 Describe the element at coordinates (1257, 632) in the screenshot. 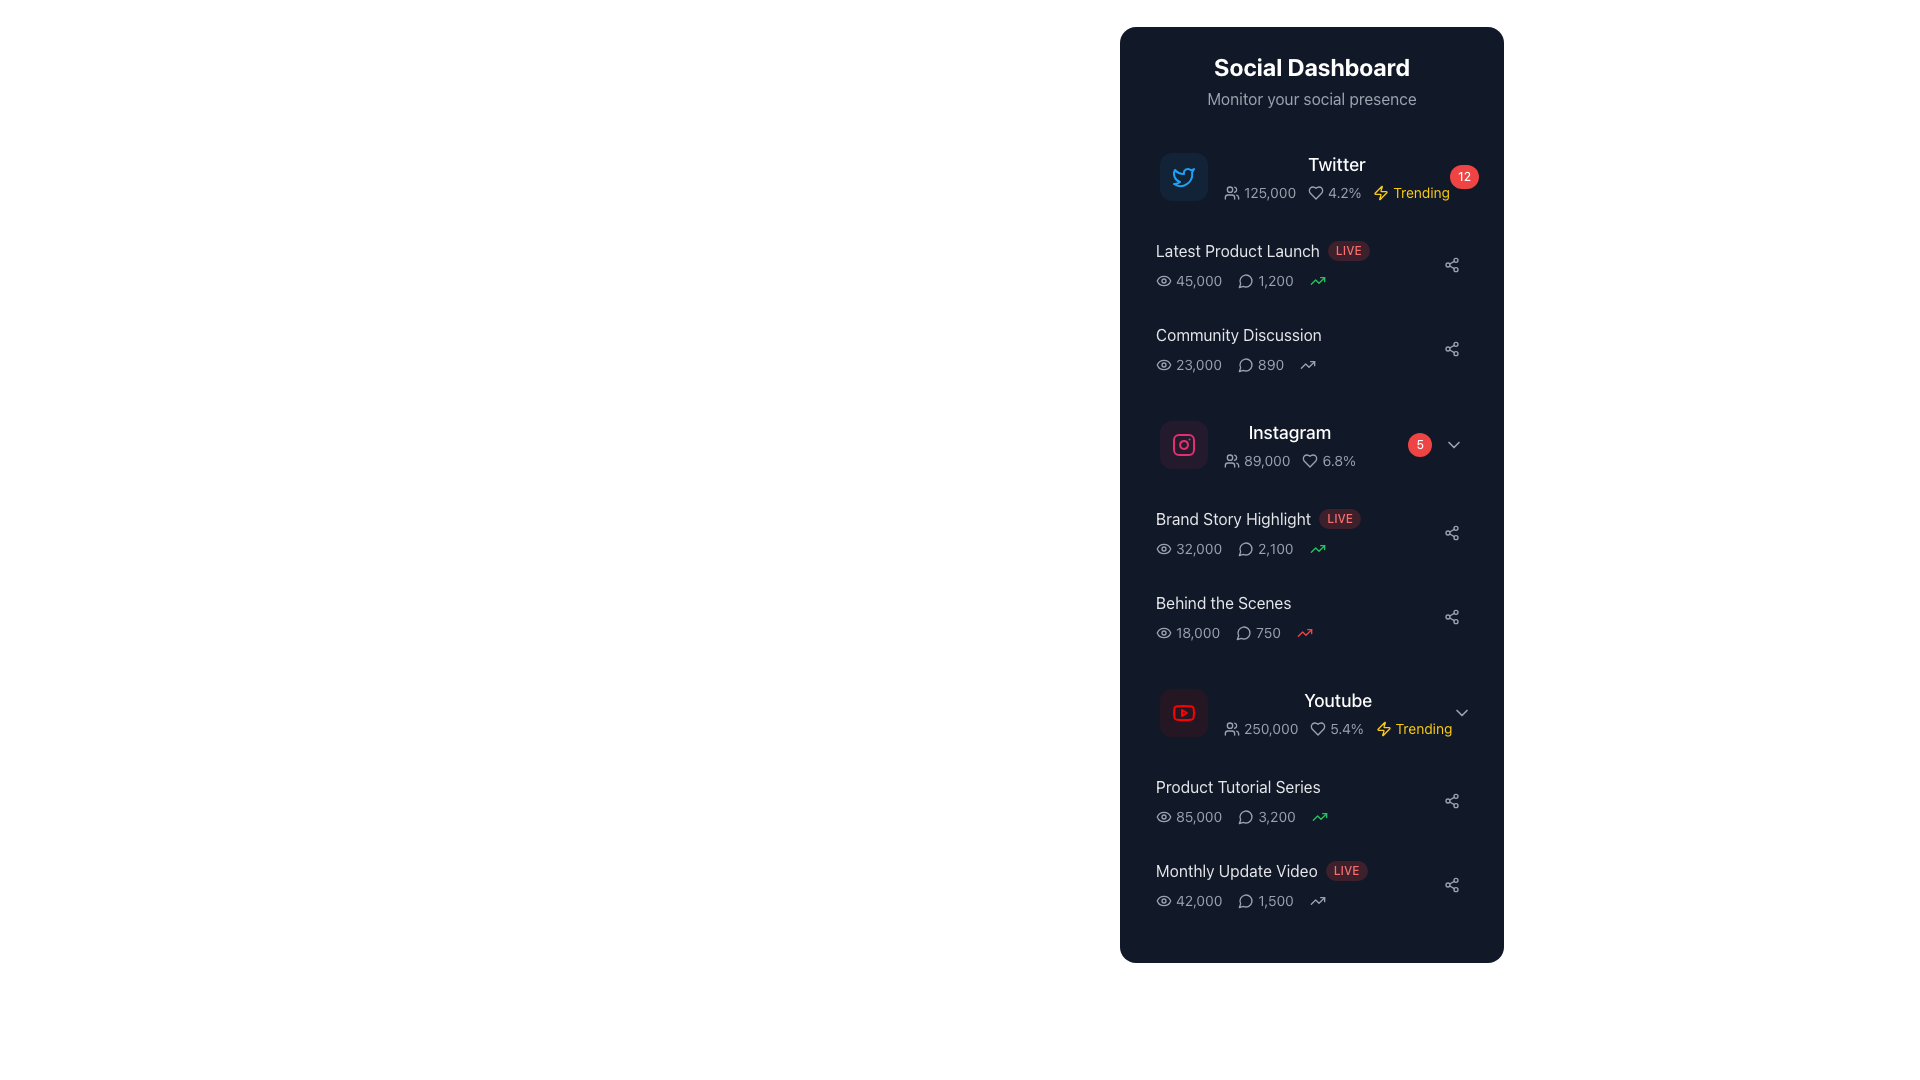

I see `the static label displaying the numeric text '750'` at that location.